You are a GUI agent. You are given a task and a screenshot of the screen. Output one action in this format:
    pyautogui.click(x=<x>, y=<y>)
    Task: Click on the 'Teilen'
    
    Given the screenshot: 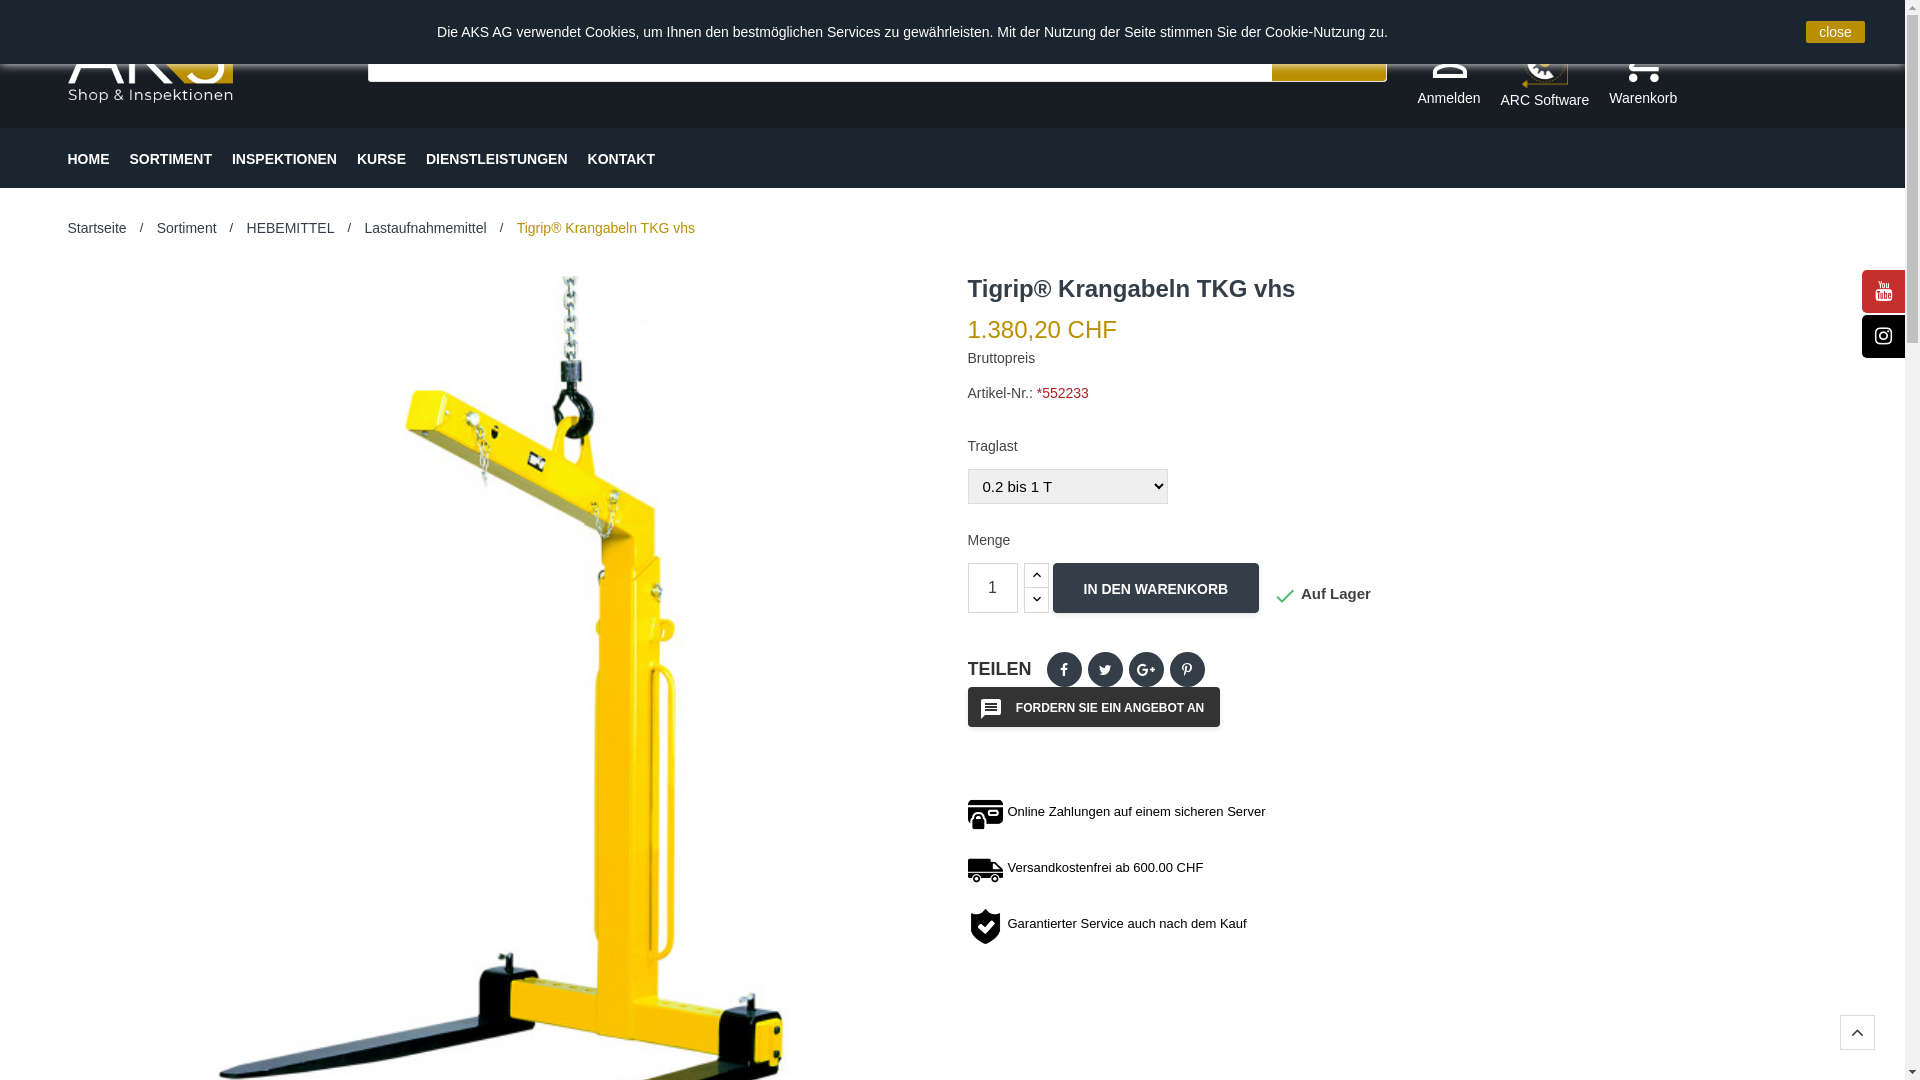 What is the action you would take?
    pyautogui.click(x=1063, y=669)
    